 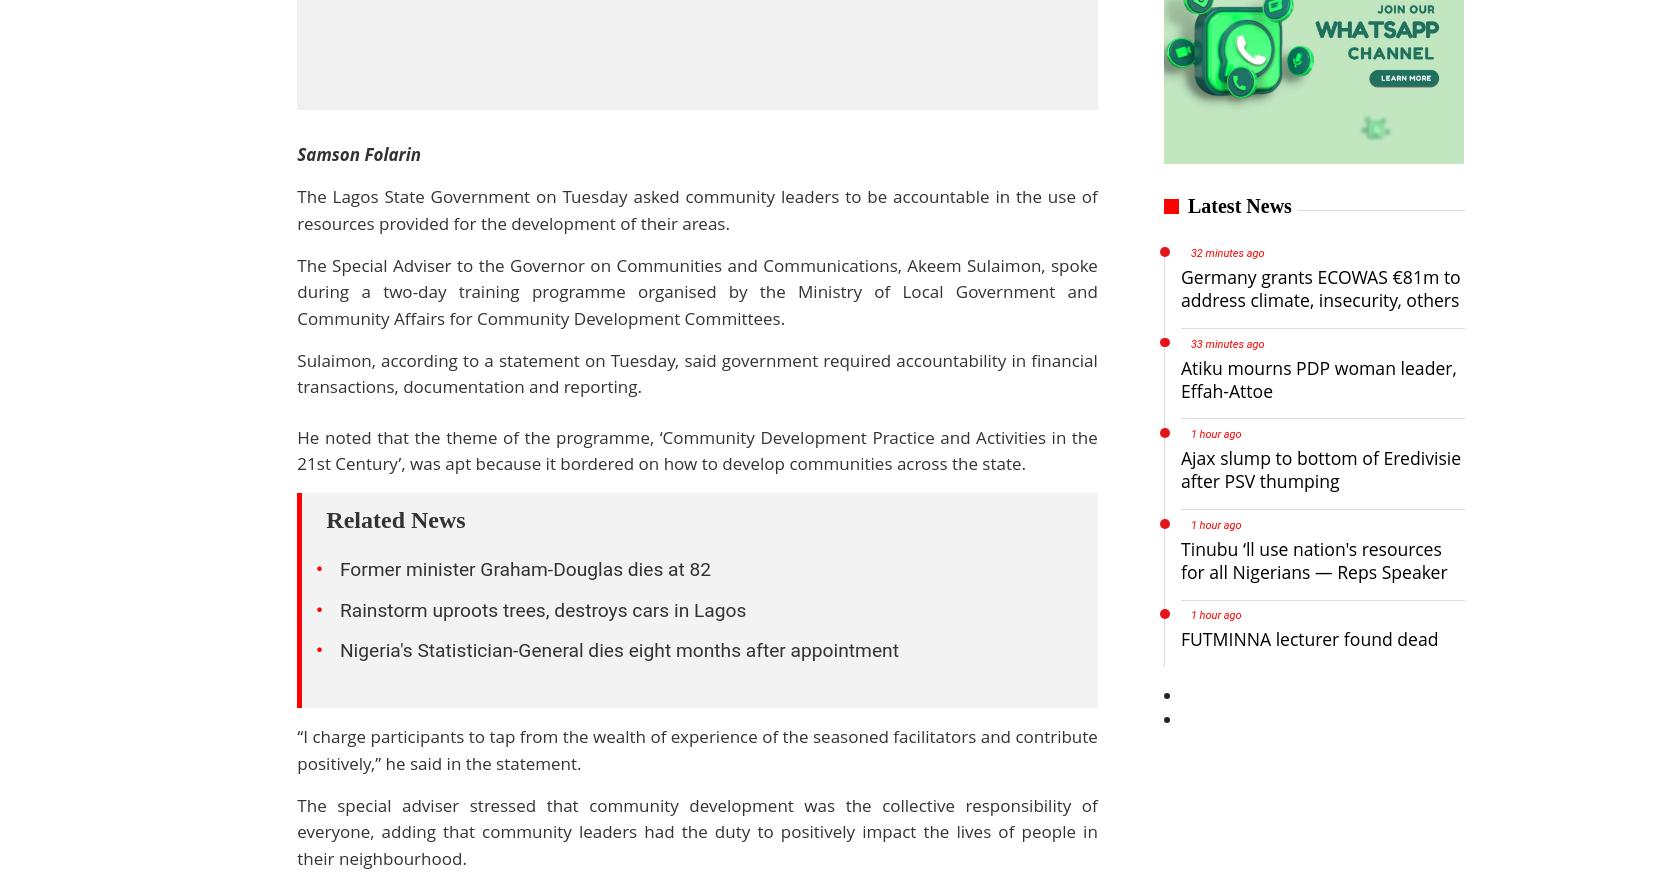 What do you see at coordinates (214, 847) in the screenshot?
I see `'Politics'` at bounding box center [214, 847].